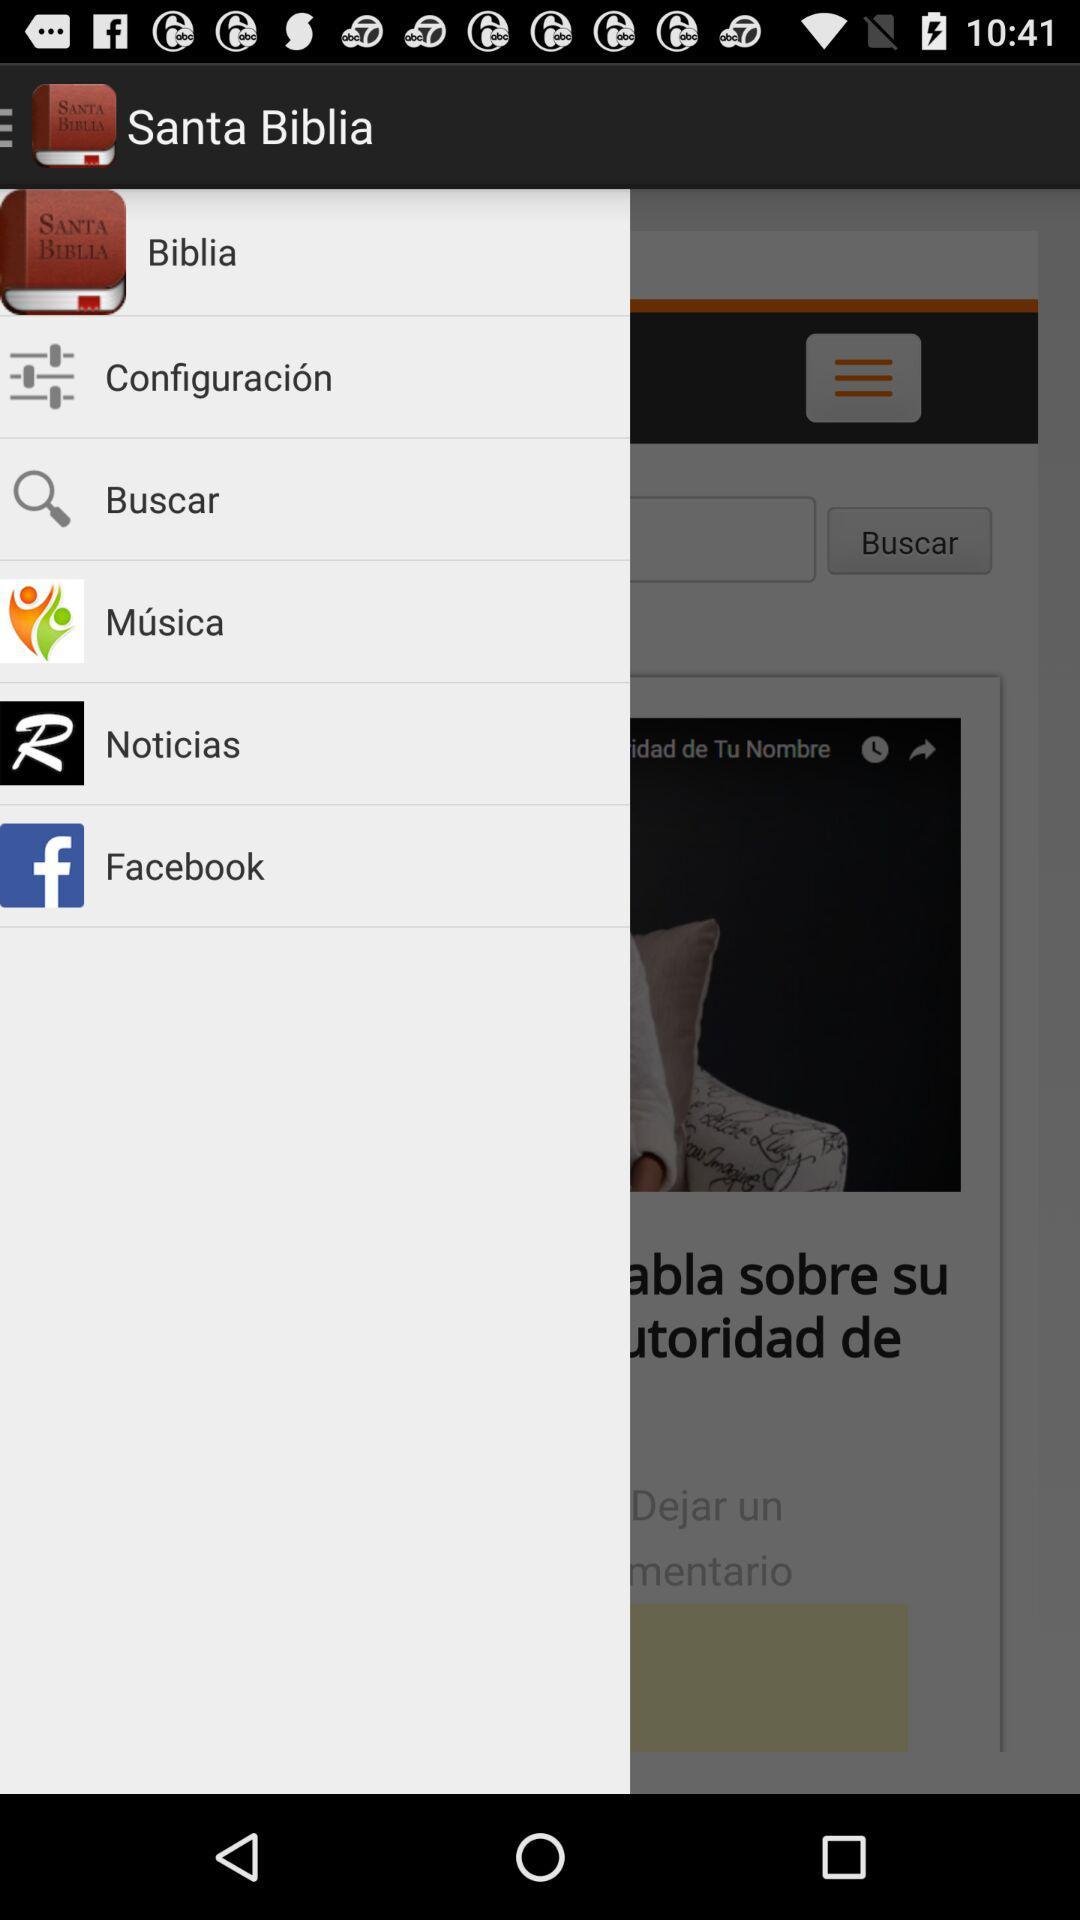 The height and width of the screenshot is (1920, 1080). What do you see at coordinates (356, 499) in the screenshot?
I see `buscar` at bounding box center [356, 499].